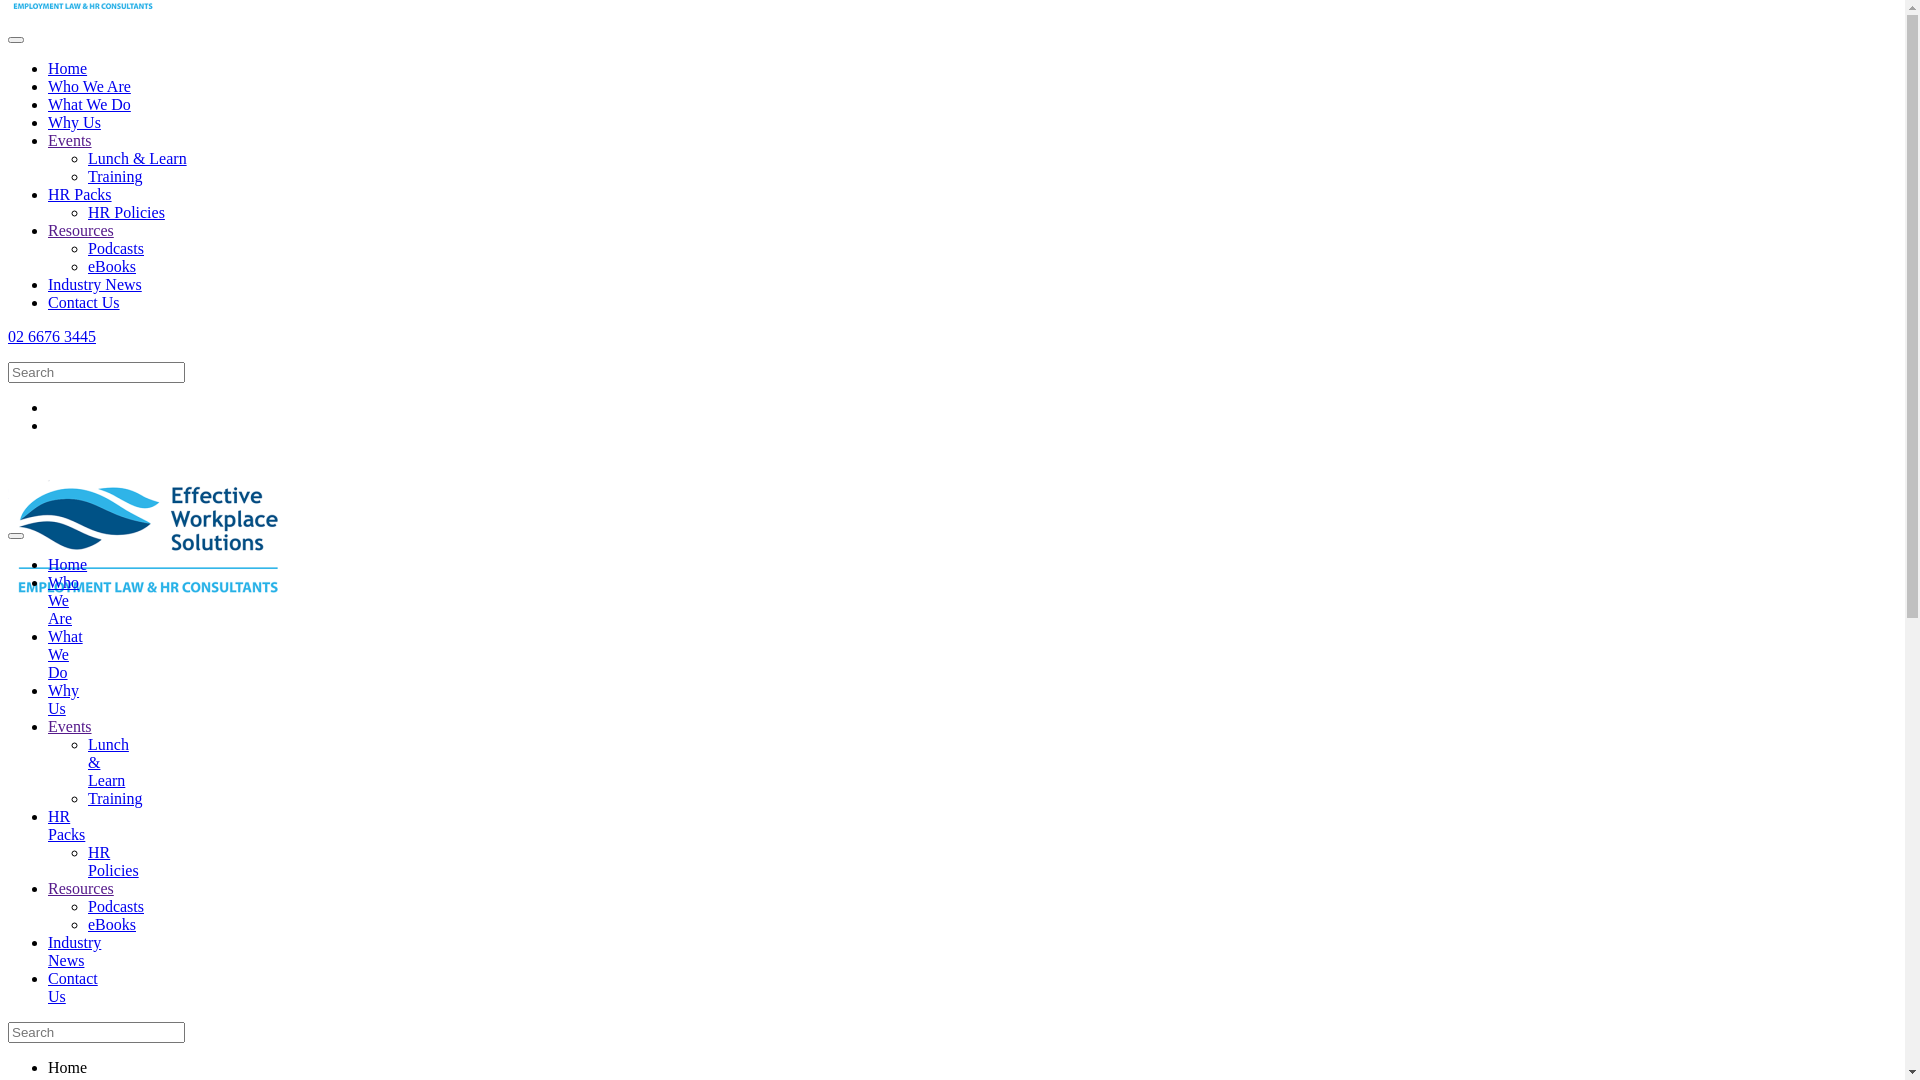 This screenshot has height=1080, width=1920. I want to click on 'Home', so click(67, 67).